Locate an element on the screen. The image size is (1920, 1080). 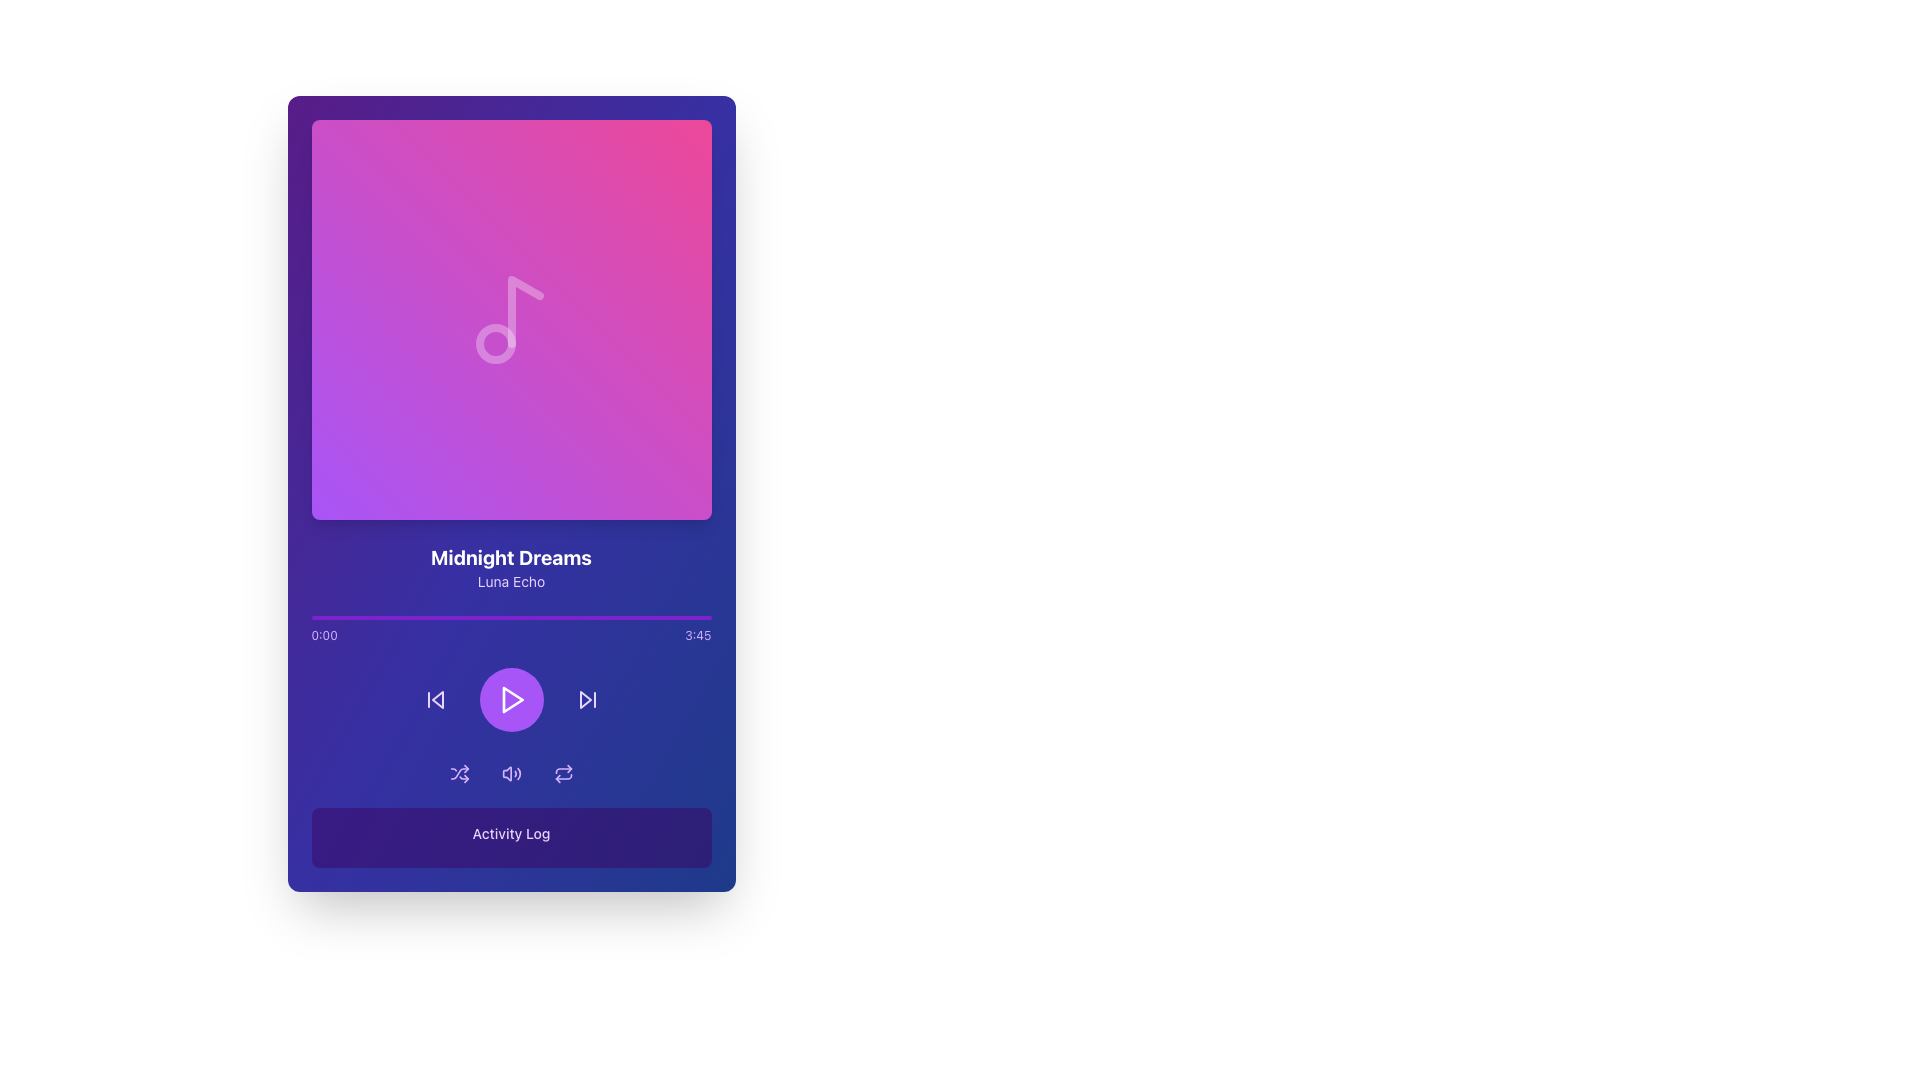
the interactive toolbar with playback control icons located above the 'Activity Log' button is located at coordinates (511, 773).